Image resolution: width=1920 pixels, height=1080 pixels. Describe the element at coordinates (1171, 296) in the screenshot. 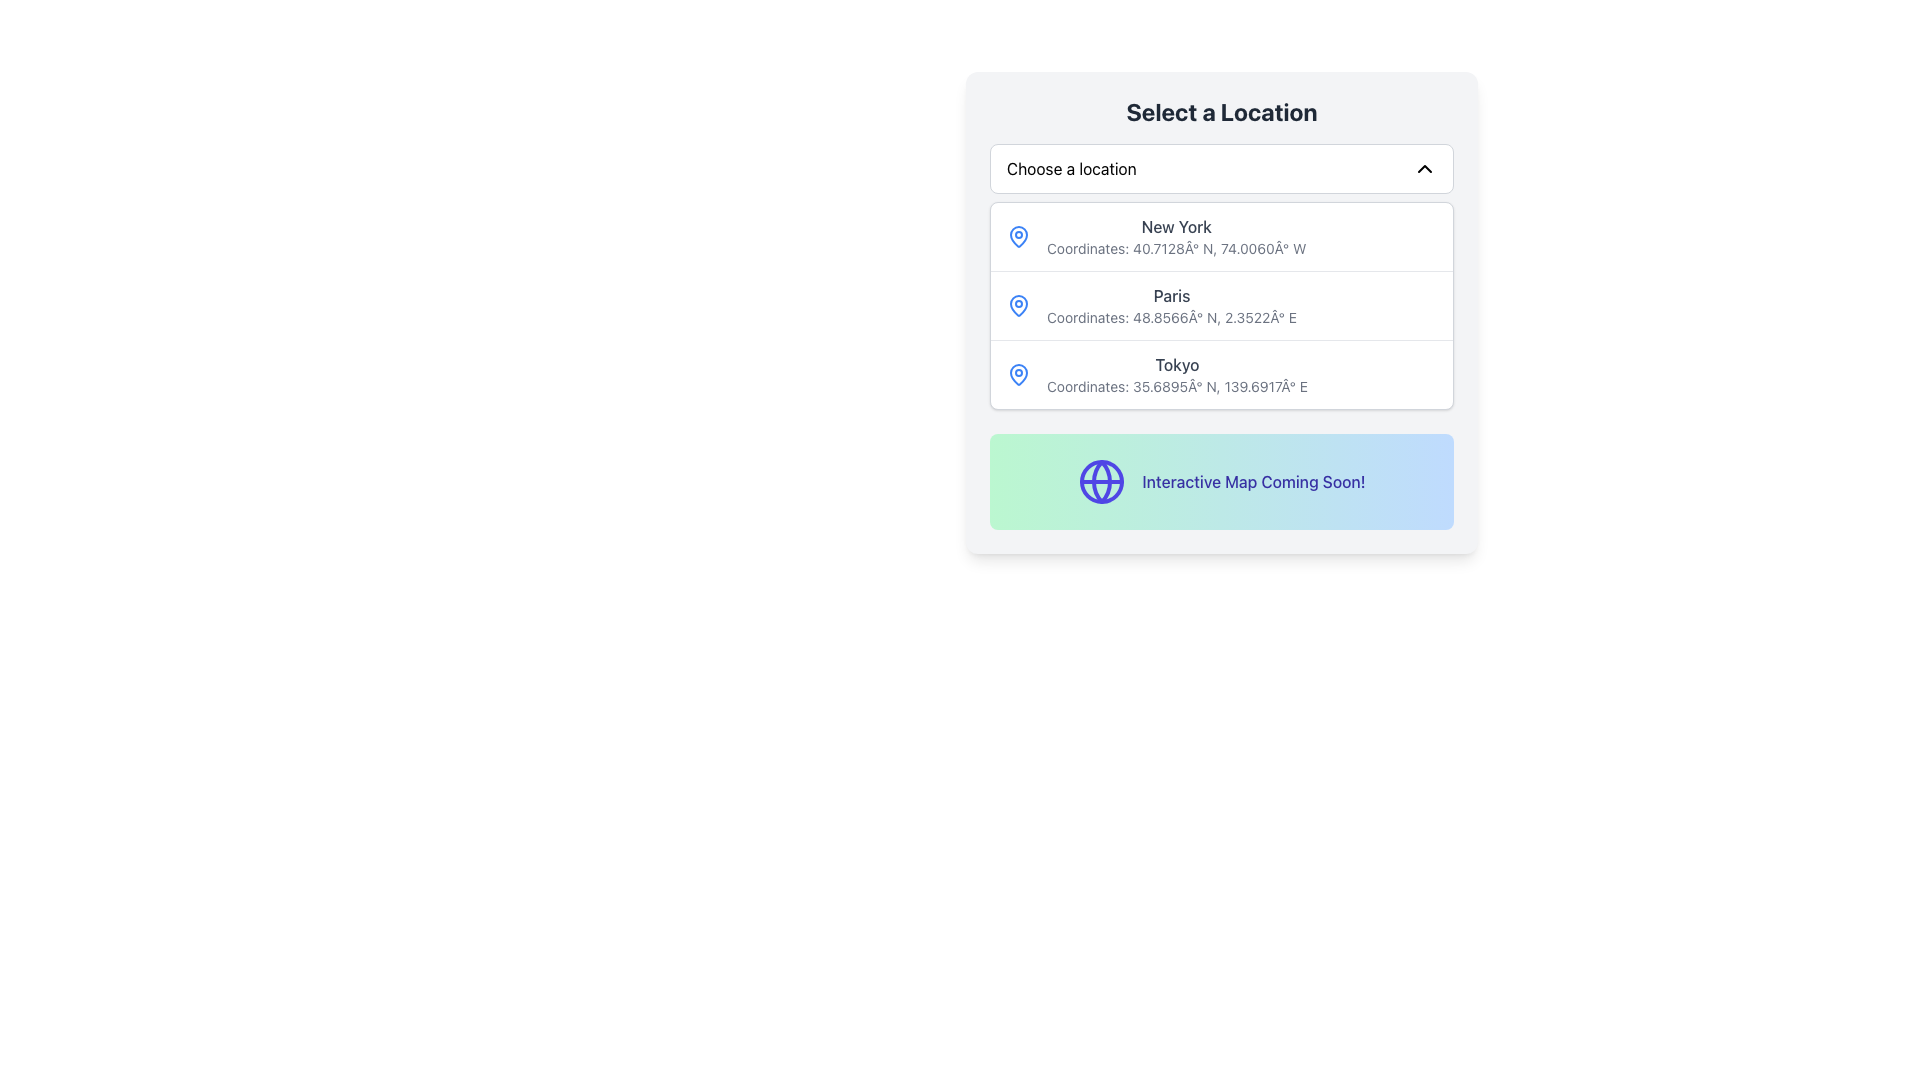

I see `text label displaying the location name 'Paris', which is the second option in the list of locations, located between 'New York' and 'Tokyo'` at that location.